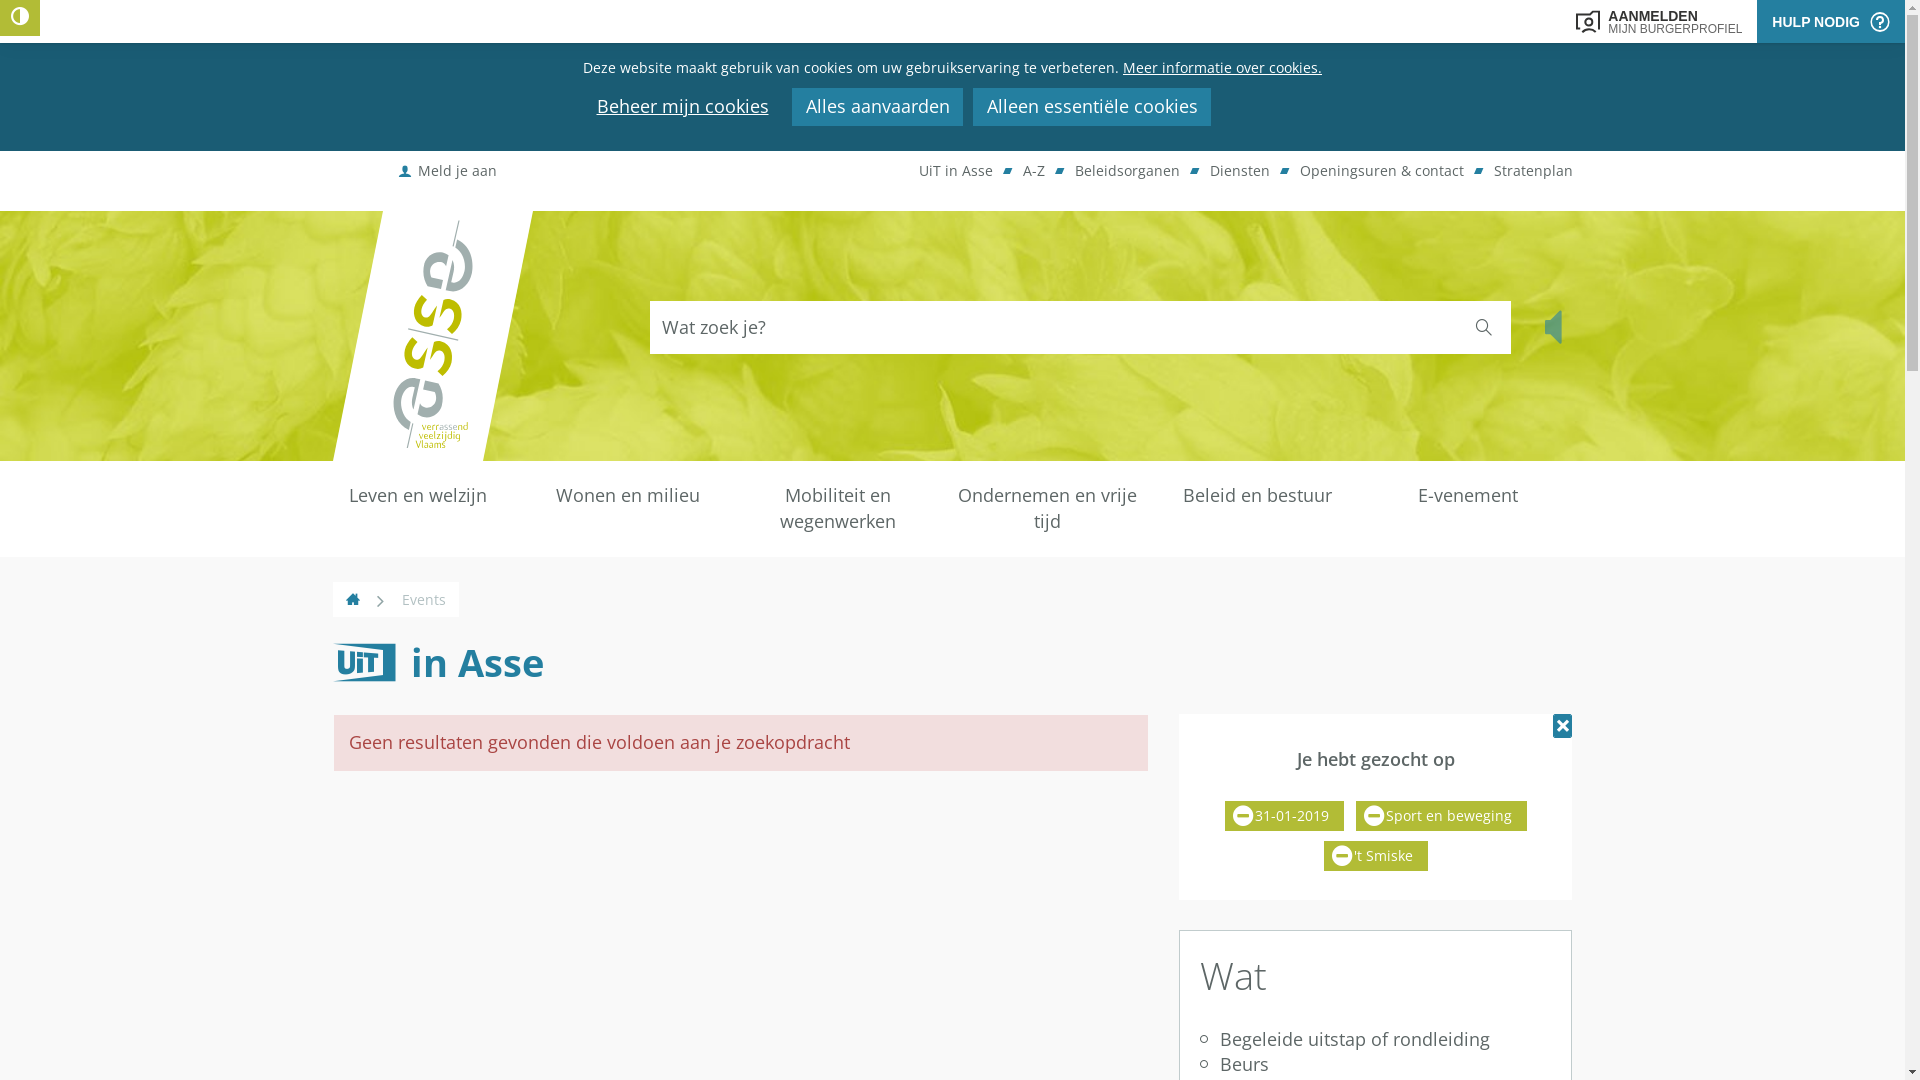  I want to click on 'Leven en welzijn', so click(416, 495).